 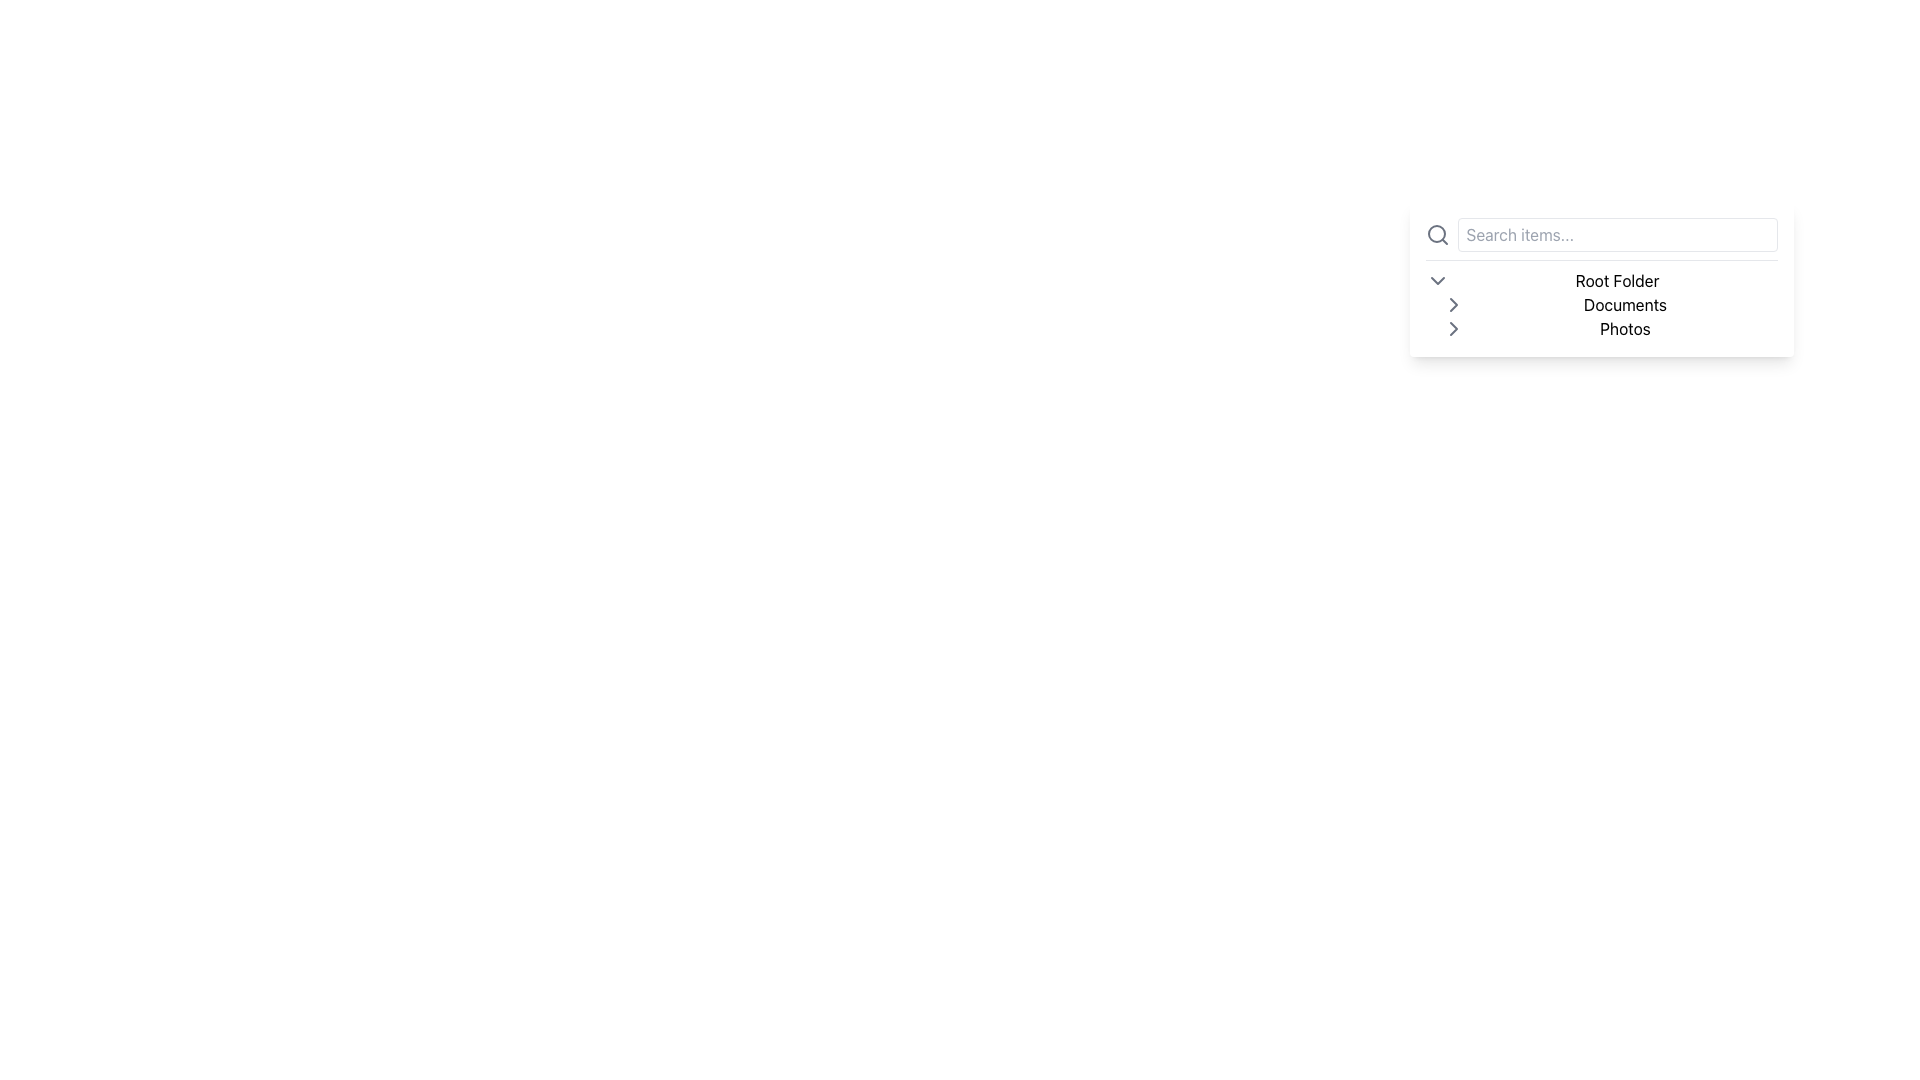 What do you see at coordinates (1436, 234) in the screenshot?
I see `the search icon located on the leftmost side of the horizontal group containing the search input field` at bounding box center [1436, 234].